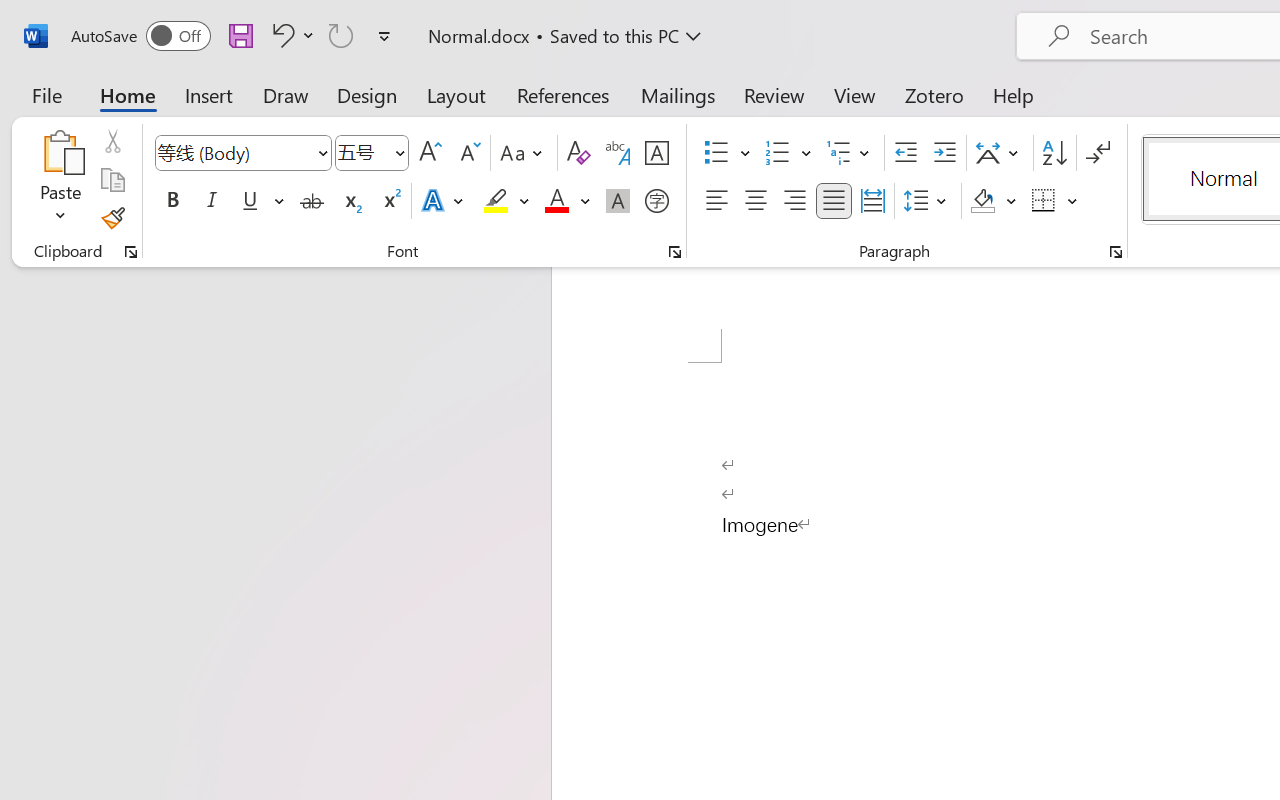 The width and height of the screenshot is (1280, 800). What do you see at coordinates (506, 201) in the screenshot?
I see `'Text Highlight Color'` at bounding box center [506, 201].